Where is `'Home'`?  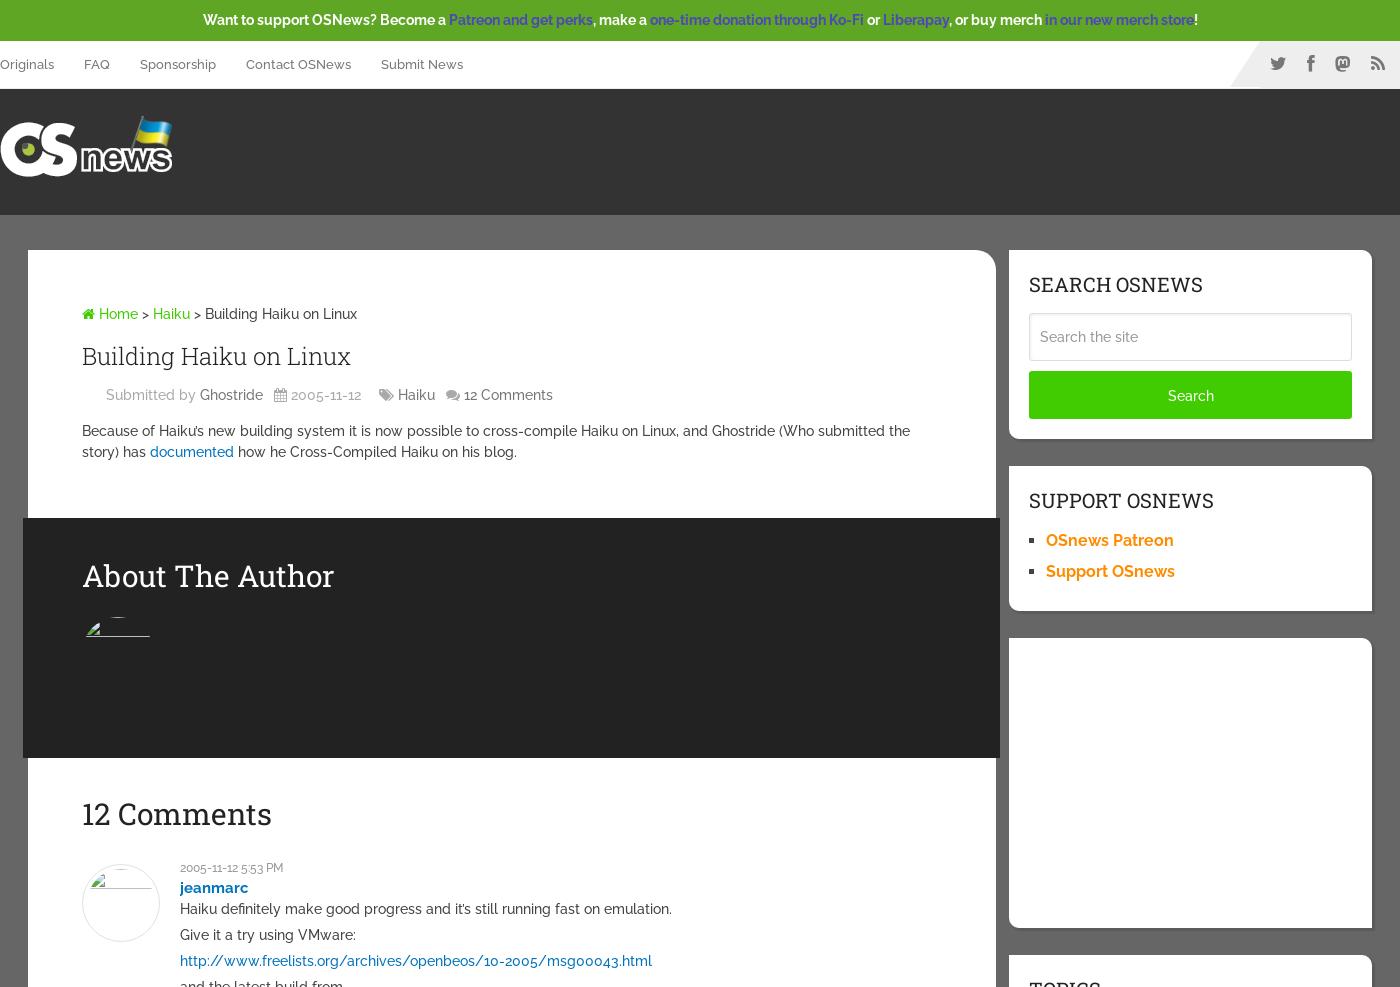 'Home' is located at coordinates (115, 311).